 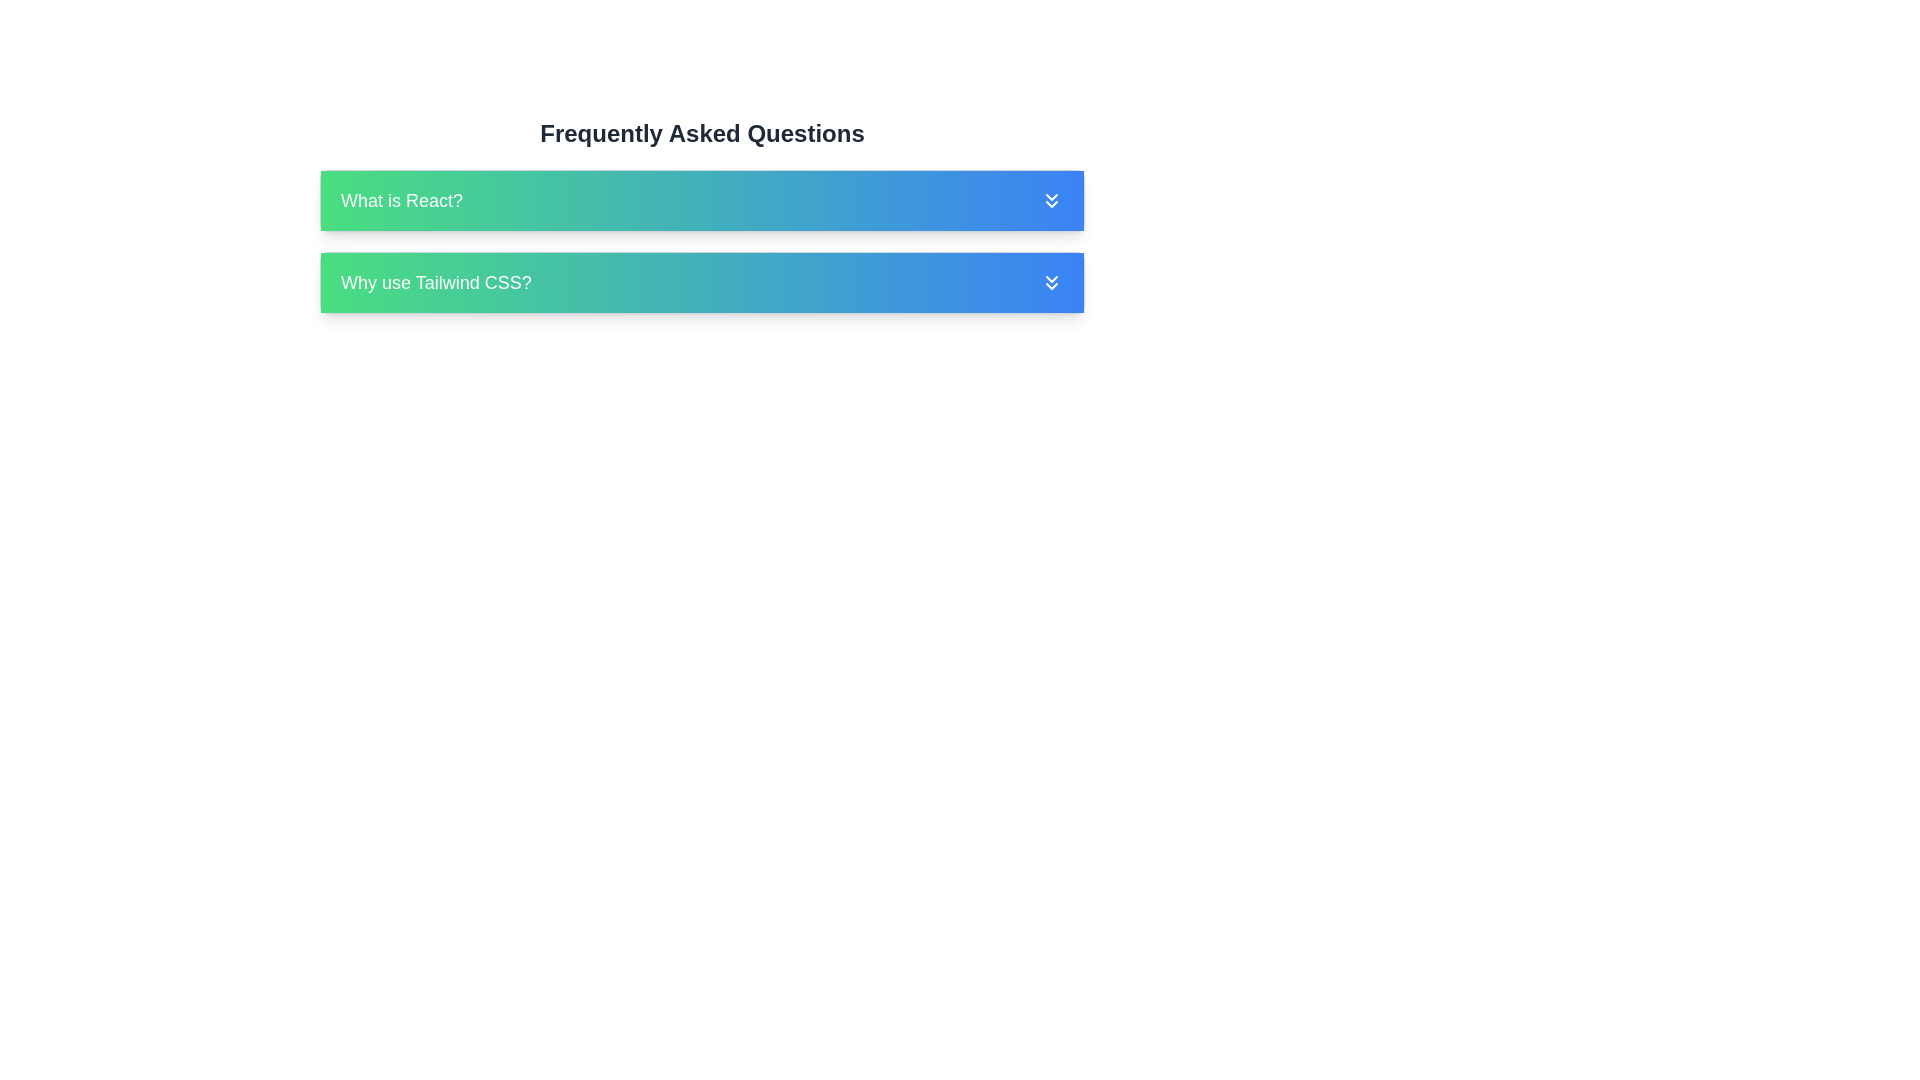 What do you see at coordinates (702, 200) in the screenshot?
I see `the Collapsible Section Header labeled 'What is React?' for interaction by moving the cursor to its center point` at bounding box center [702, 200].